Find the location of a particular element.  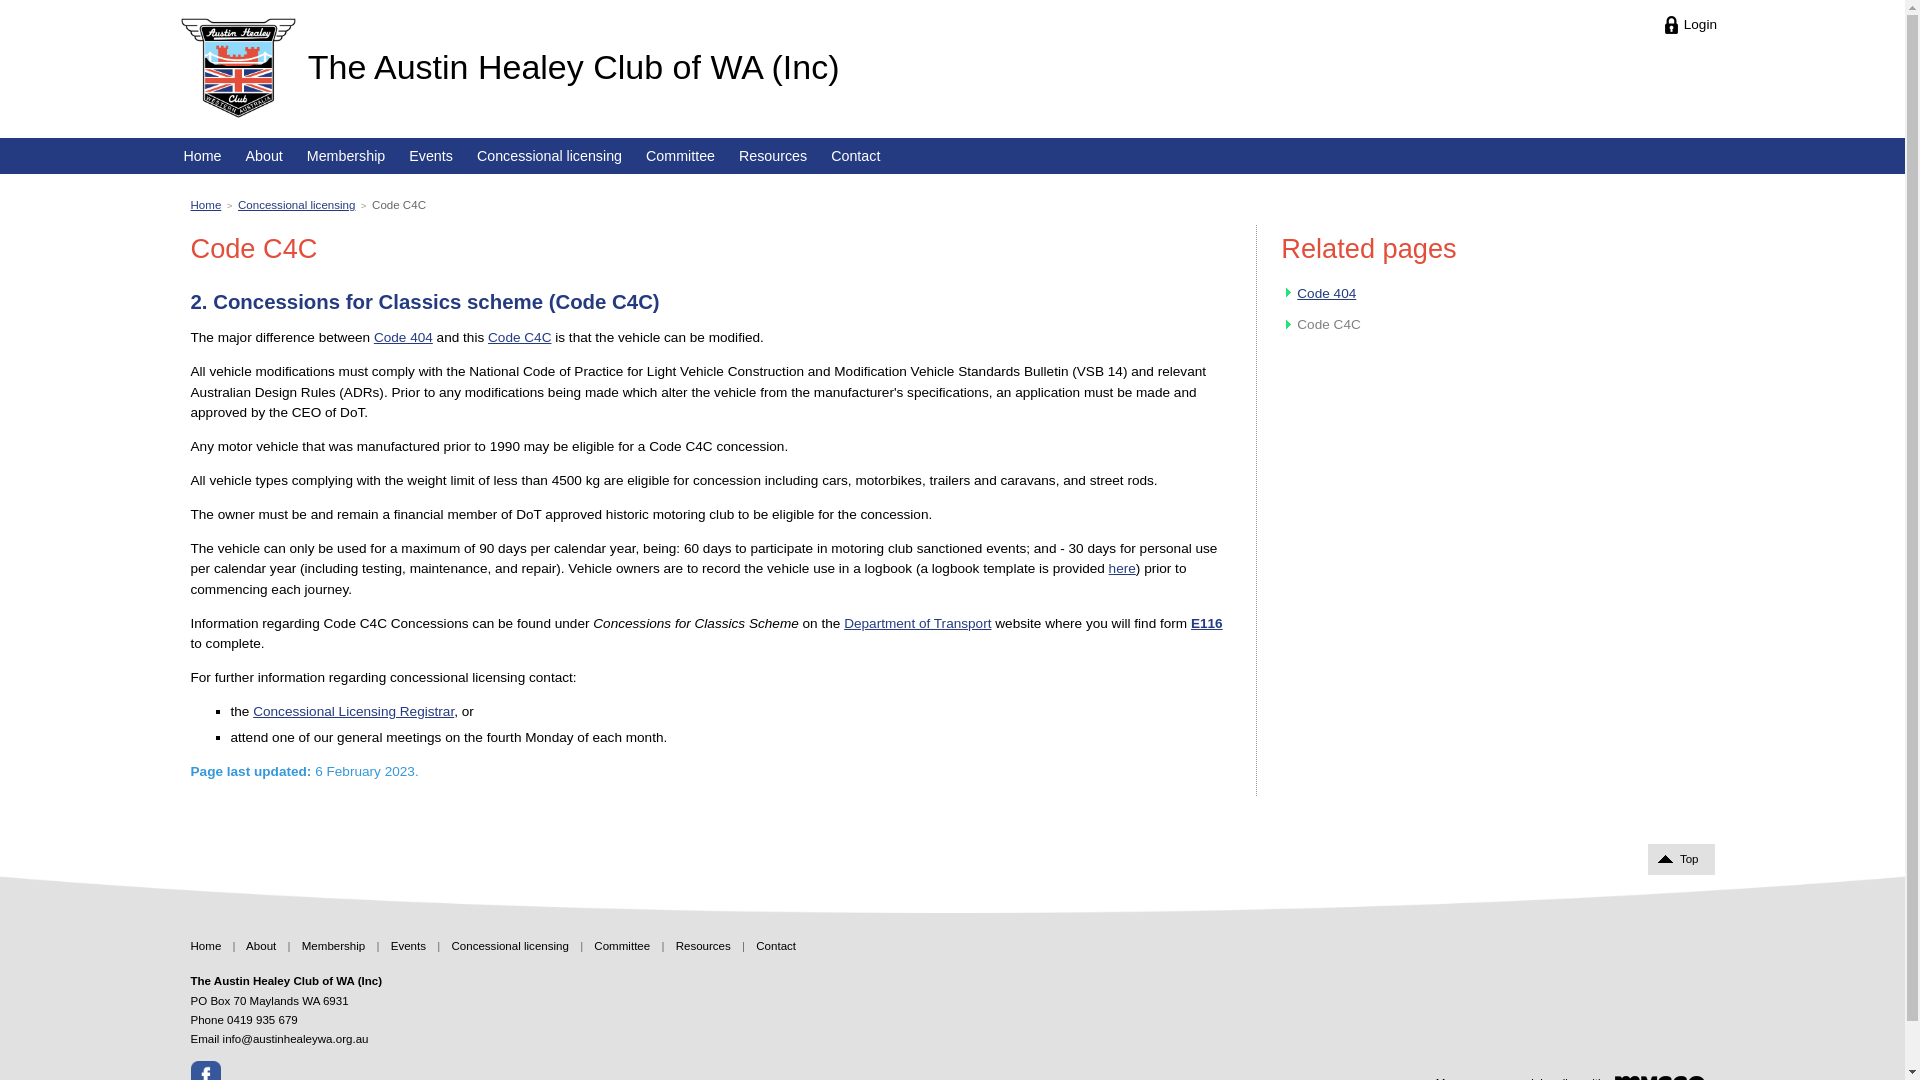

'Concessional Licensing Registrar' is located at coordinates (252, 710).